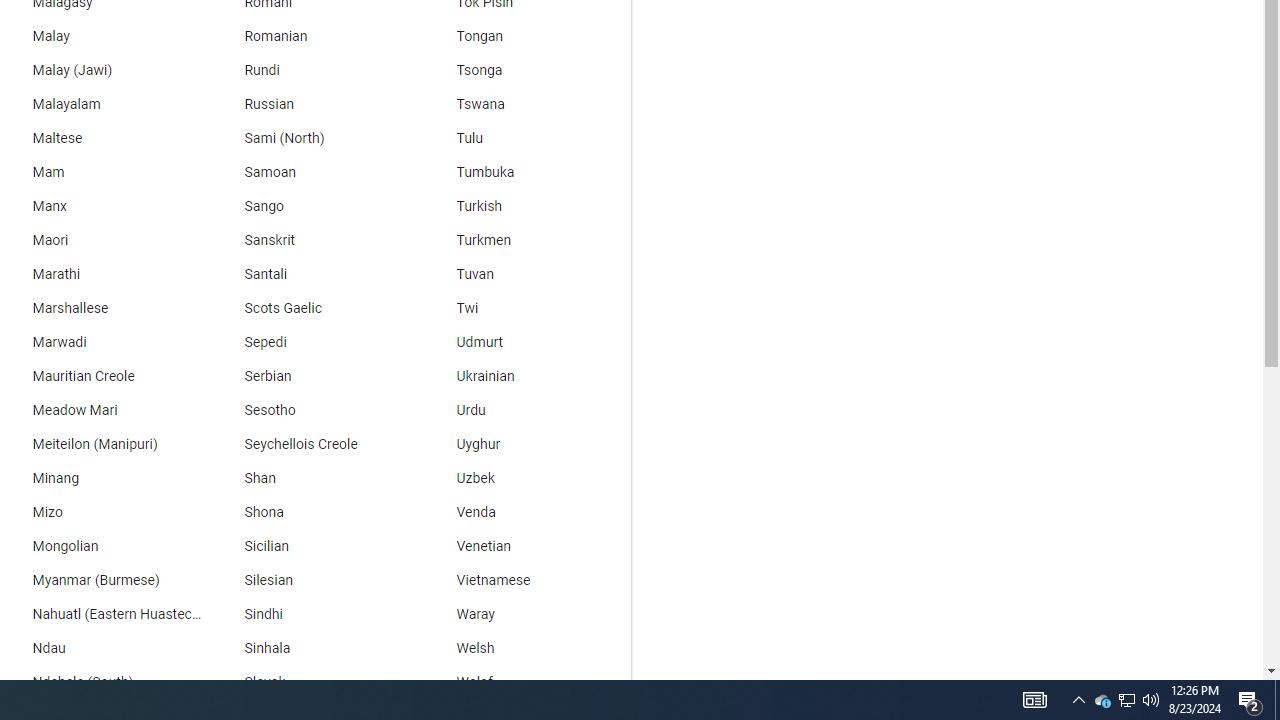 The image size is (1280, 720). I want to click on 'Seychellois Creole', so click(311, 443).